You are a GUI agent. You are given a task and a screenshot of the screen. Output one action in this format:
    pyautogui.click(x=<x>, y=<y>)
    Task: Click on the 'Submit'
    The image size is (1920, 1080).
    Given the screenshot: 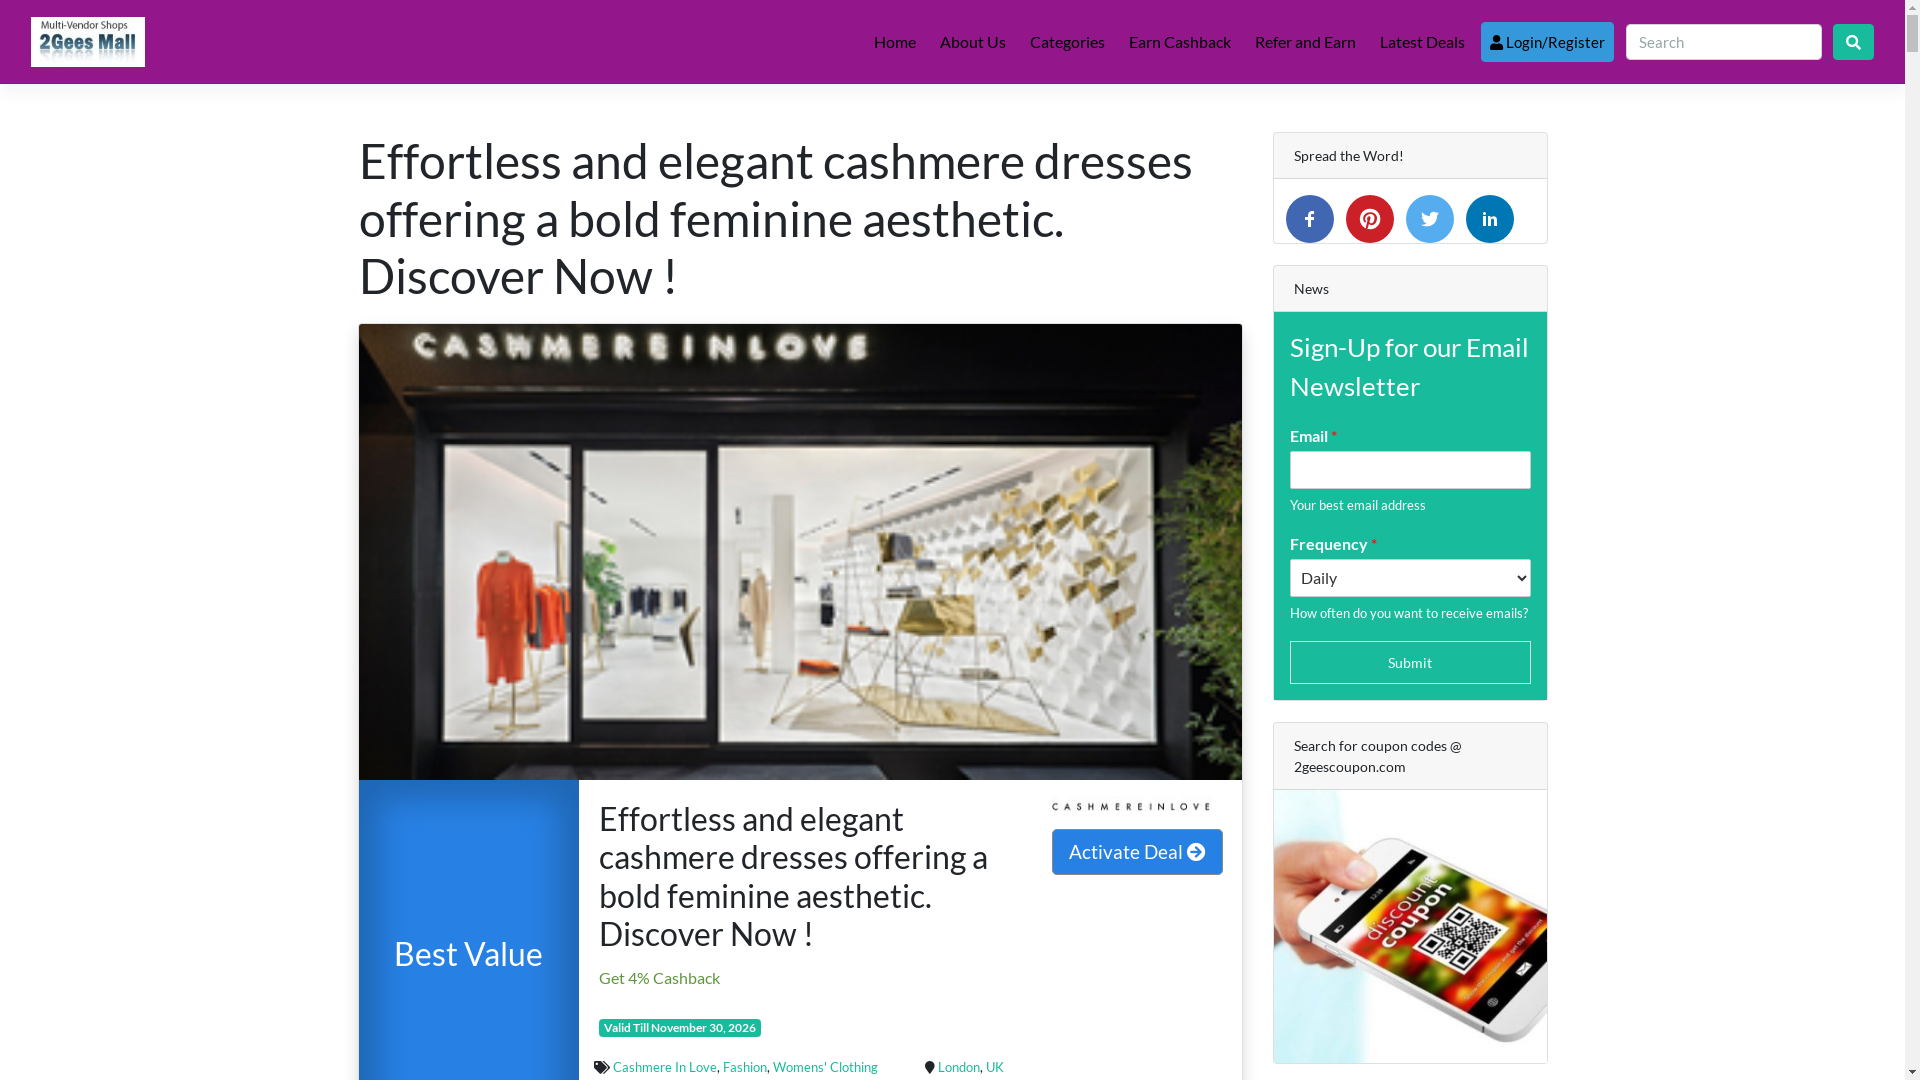 What is the action you would take?
    pyautogui.click(x=1409, y=662)
    